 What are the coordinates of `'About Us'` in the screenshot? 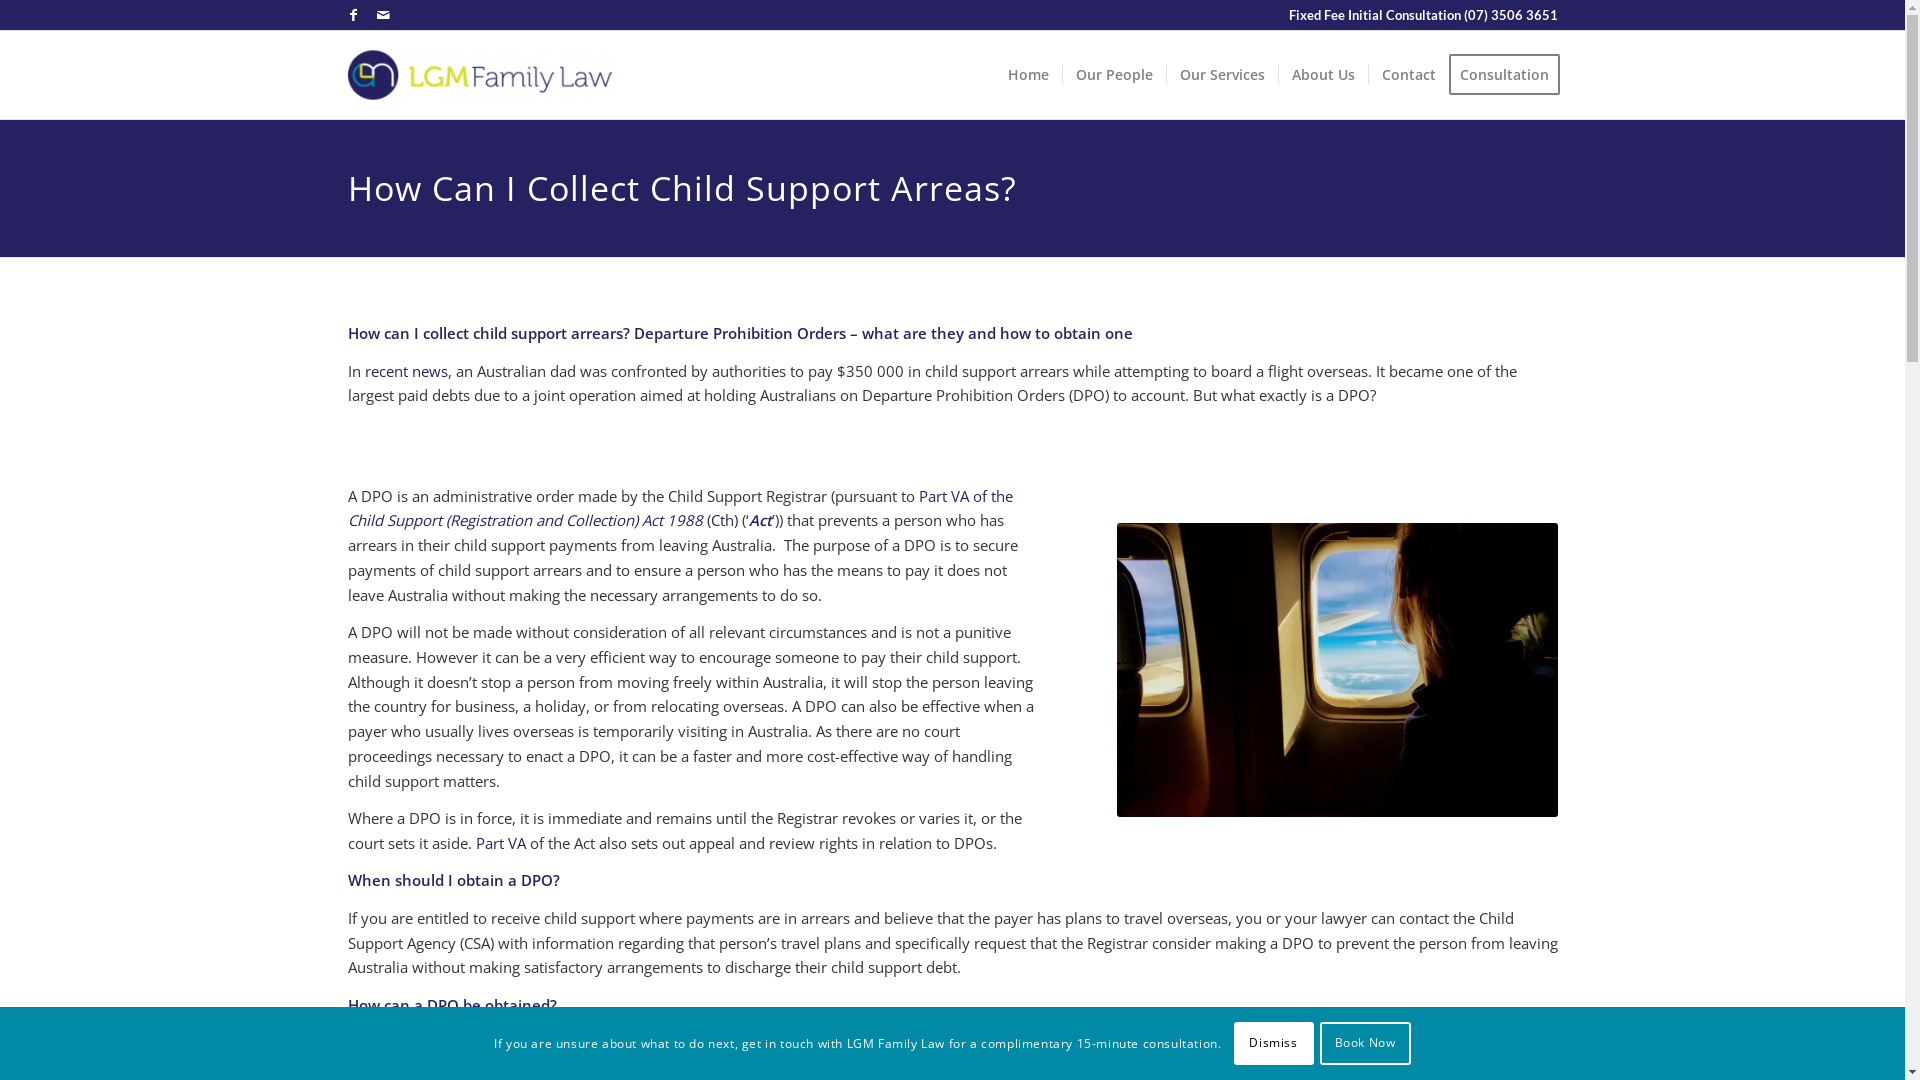 It's located at (1323, 73).